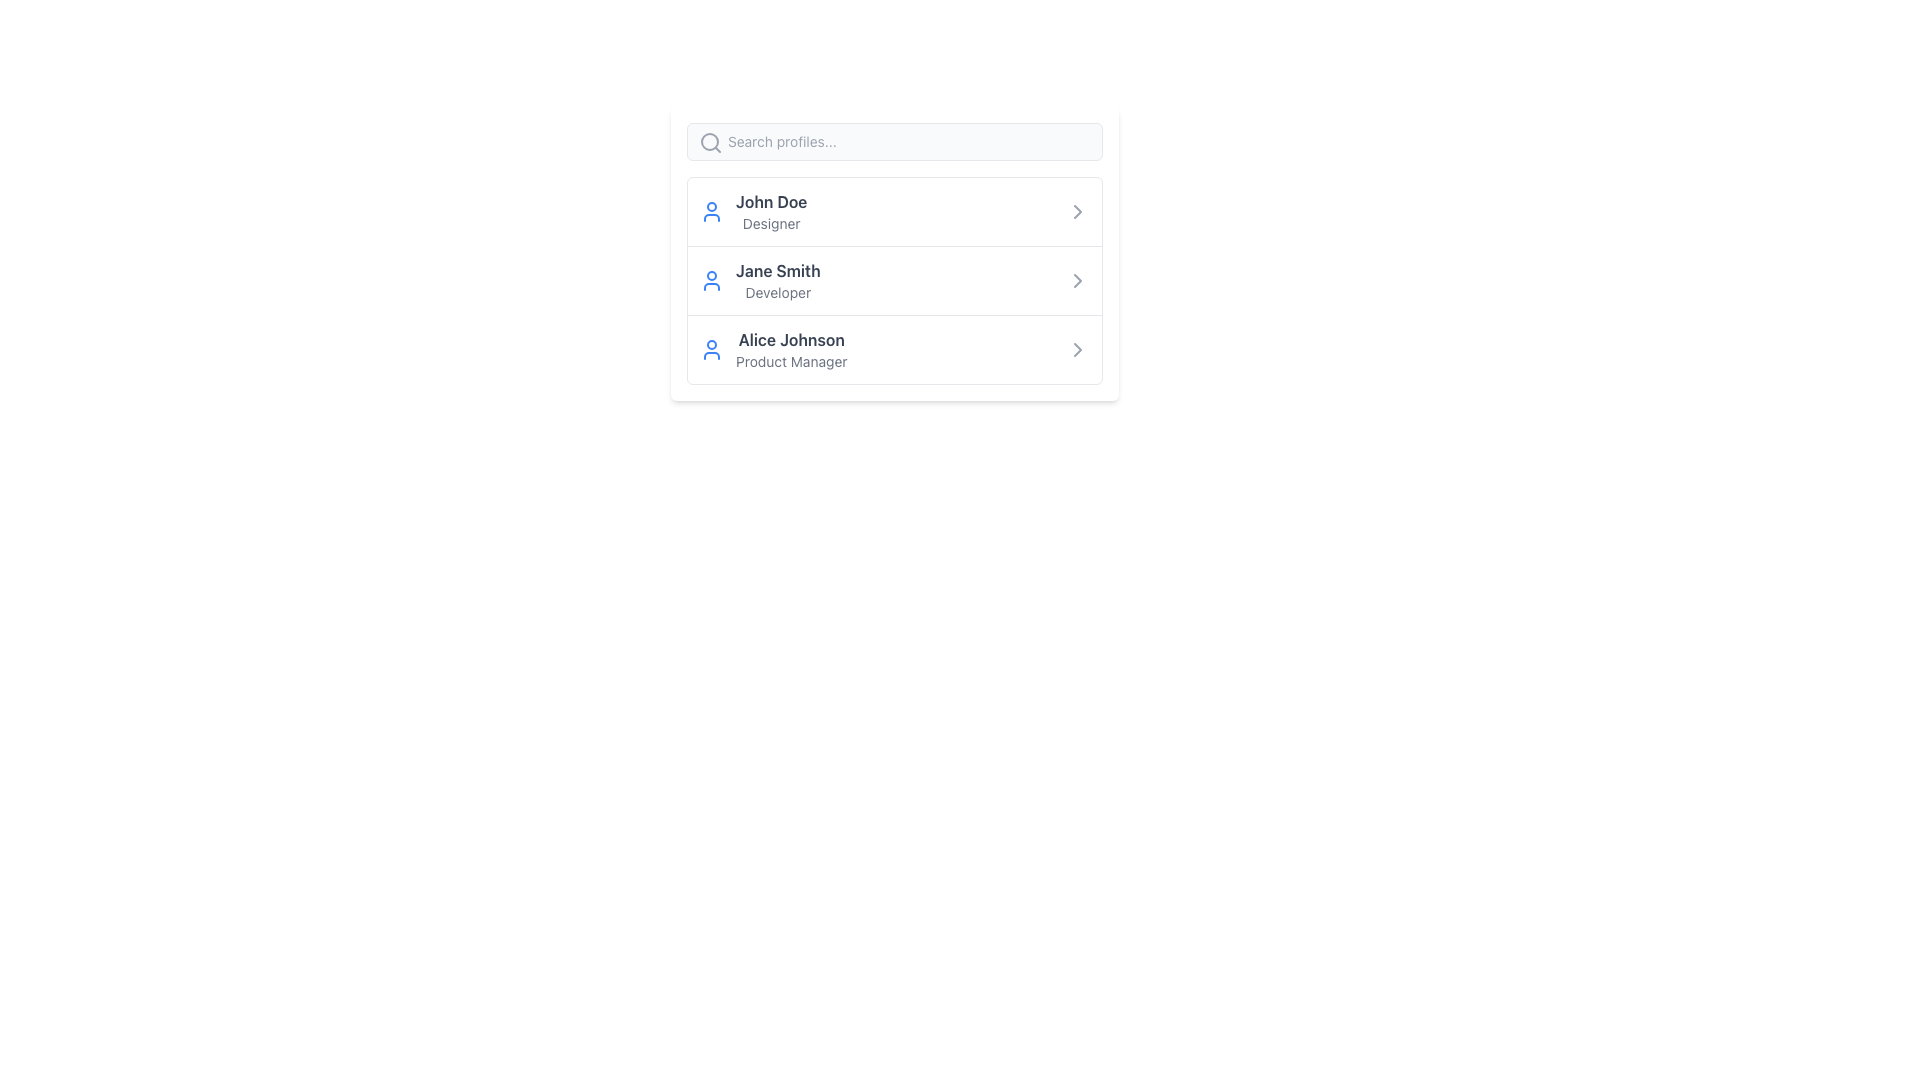  Describe the element at coordinates (759, 281) in the screenshot. I see `the second user profile block, which is located directly below 'John Doe, Designer' and above 'Alice Johnson, Product Manager'` at that location.